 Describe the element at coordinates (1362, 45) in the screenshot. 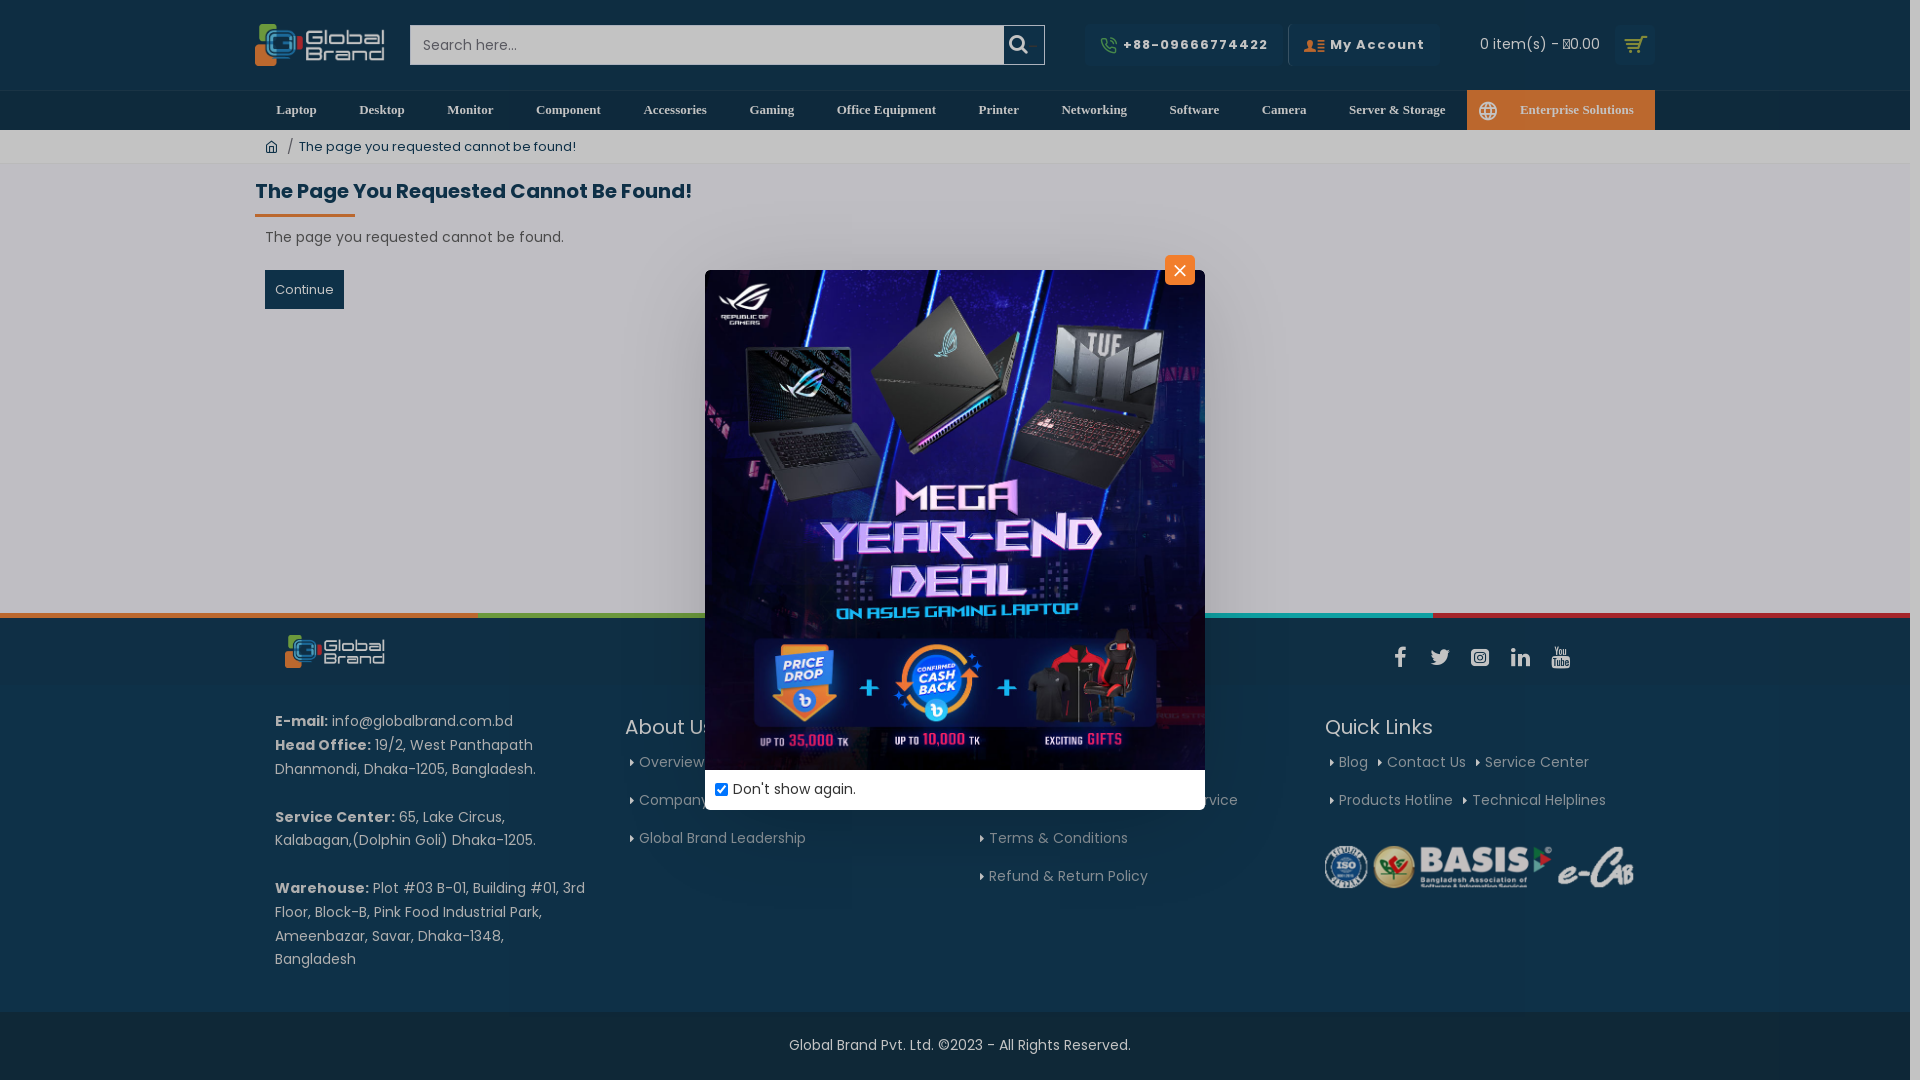

I see `'My Account'` at that location.